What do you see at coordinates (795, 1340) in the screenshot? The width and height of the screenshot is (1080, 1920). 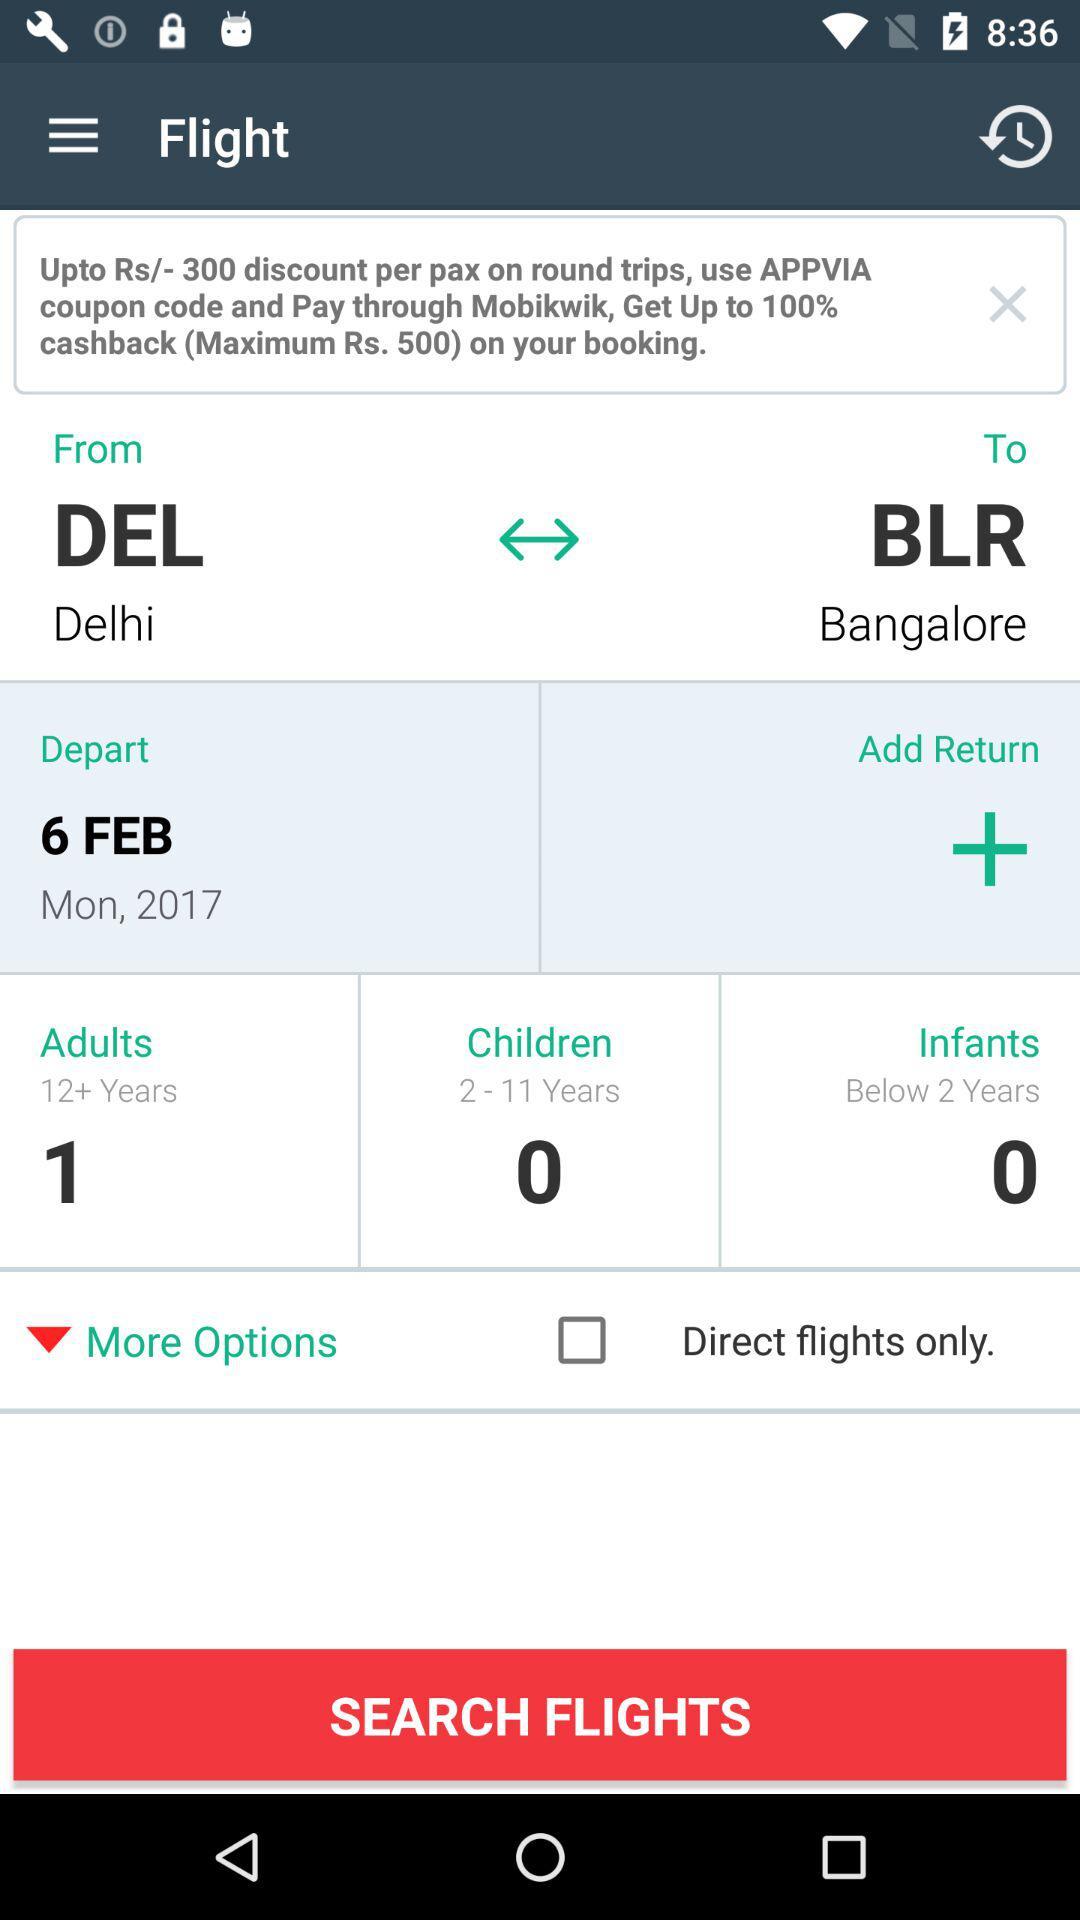 I see `the direct flights only. icon` at bounding box center [795, 1340].